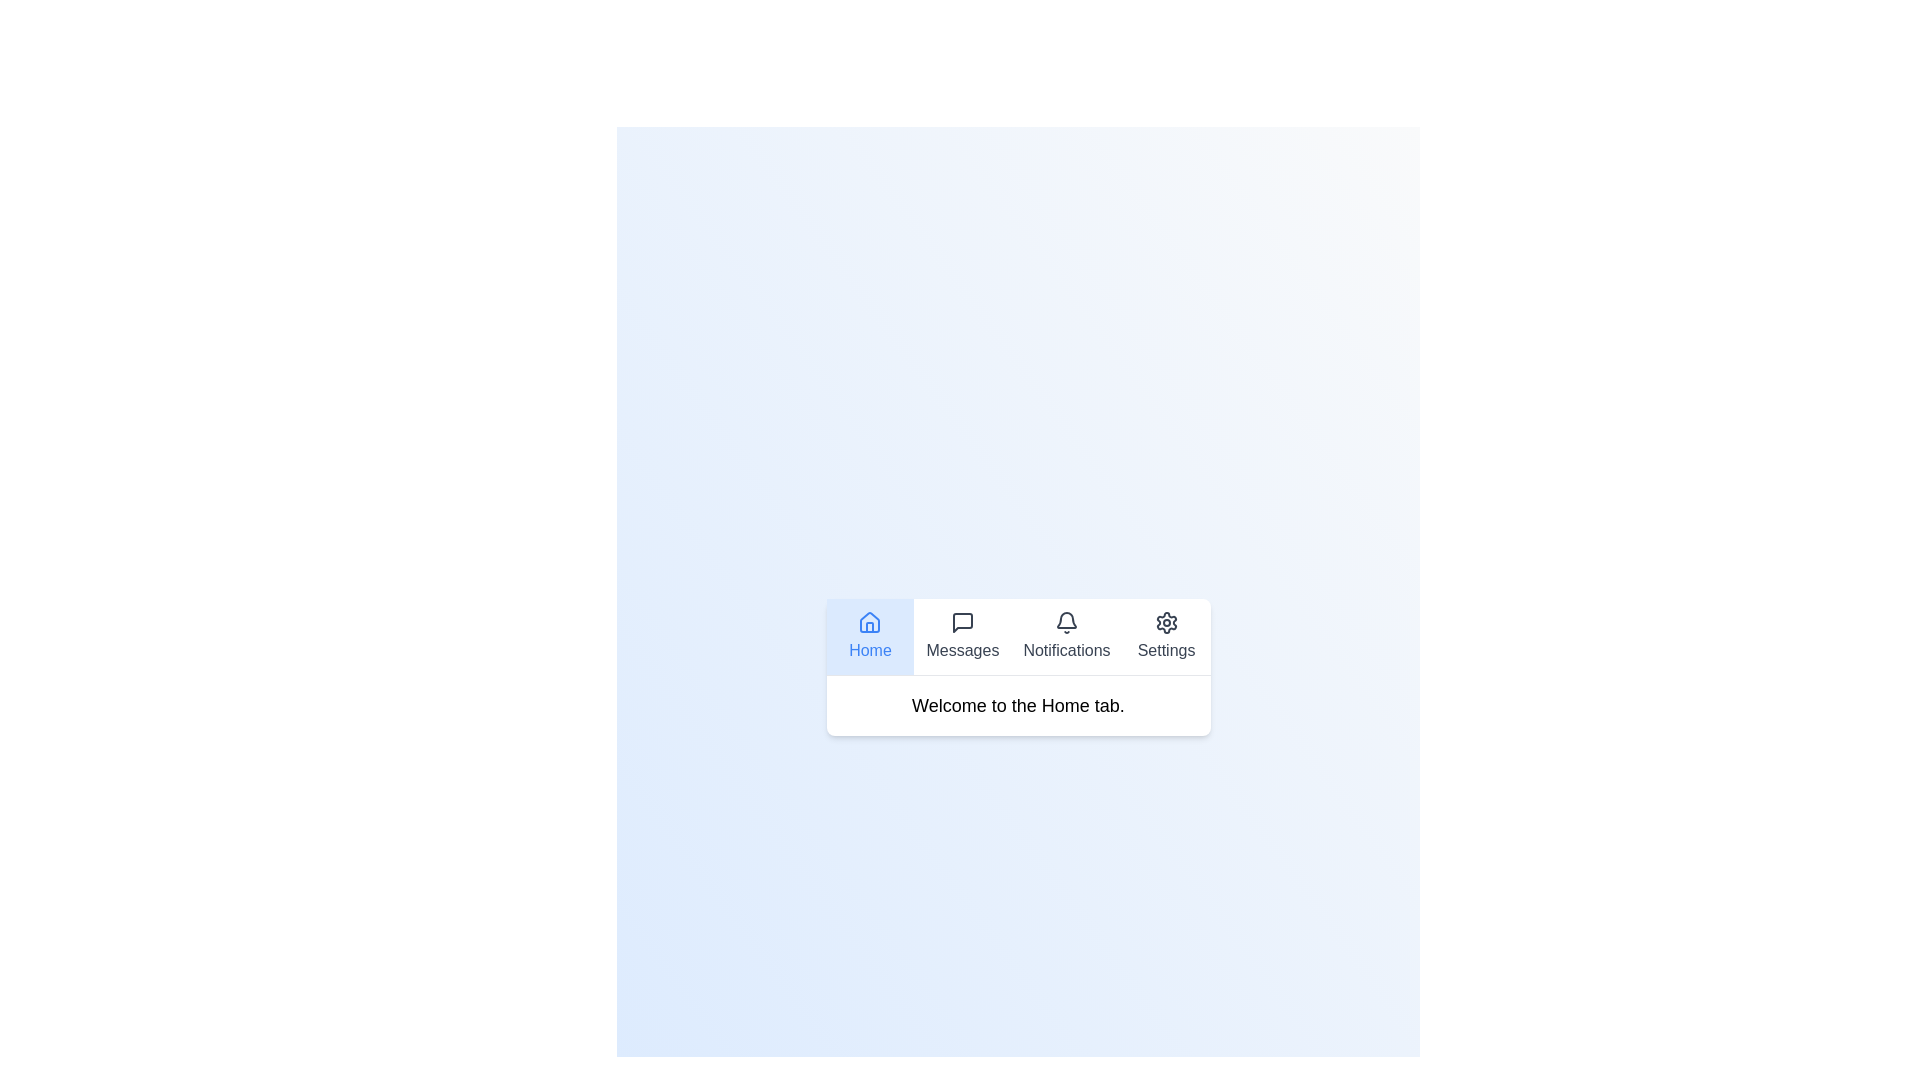 The height and width of the screenshot is (1080, 1920). What do you see at coordinates (962, 636) in the screenshot?
I see `the 'Messages' navigation tab, which features a speech bubble icon and a label below it` at bounding box center [962, 636].